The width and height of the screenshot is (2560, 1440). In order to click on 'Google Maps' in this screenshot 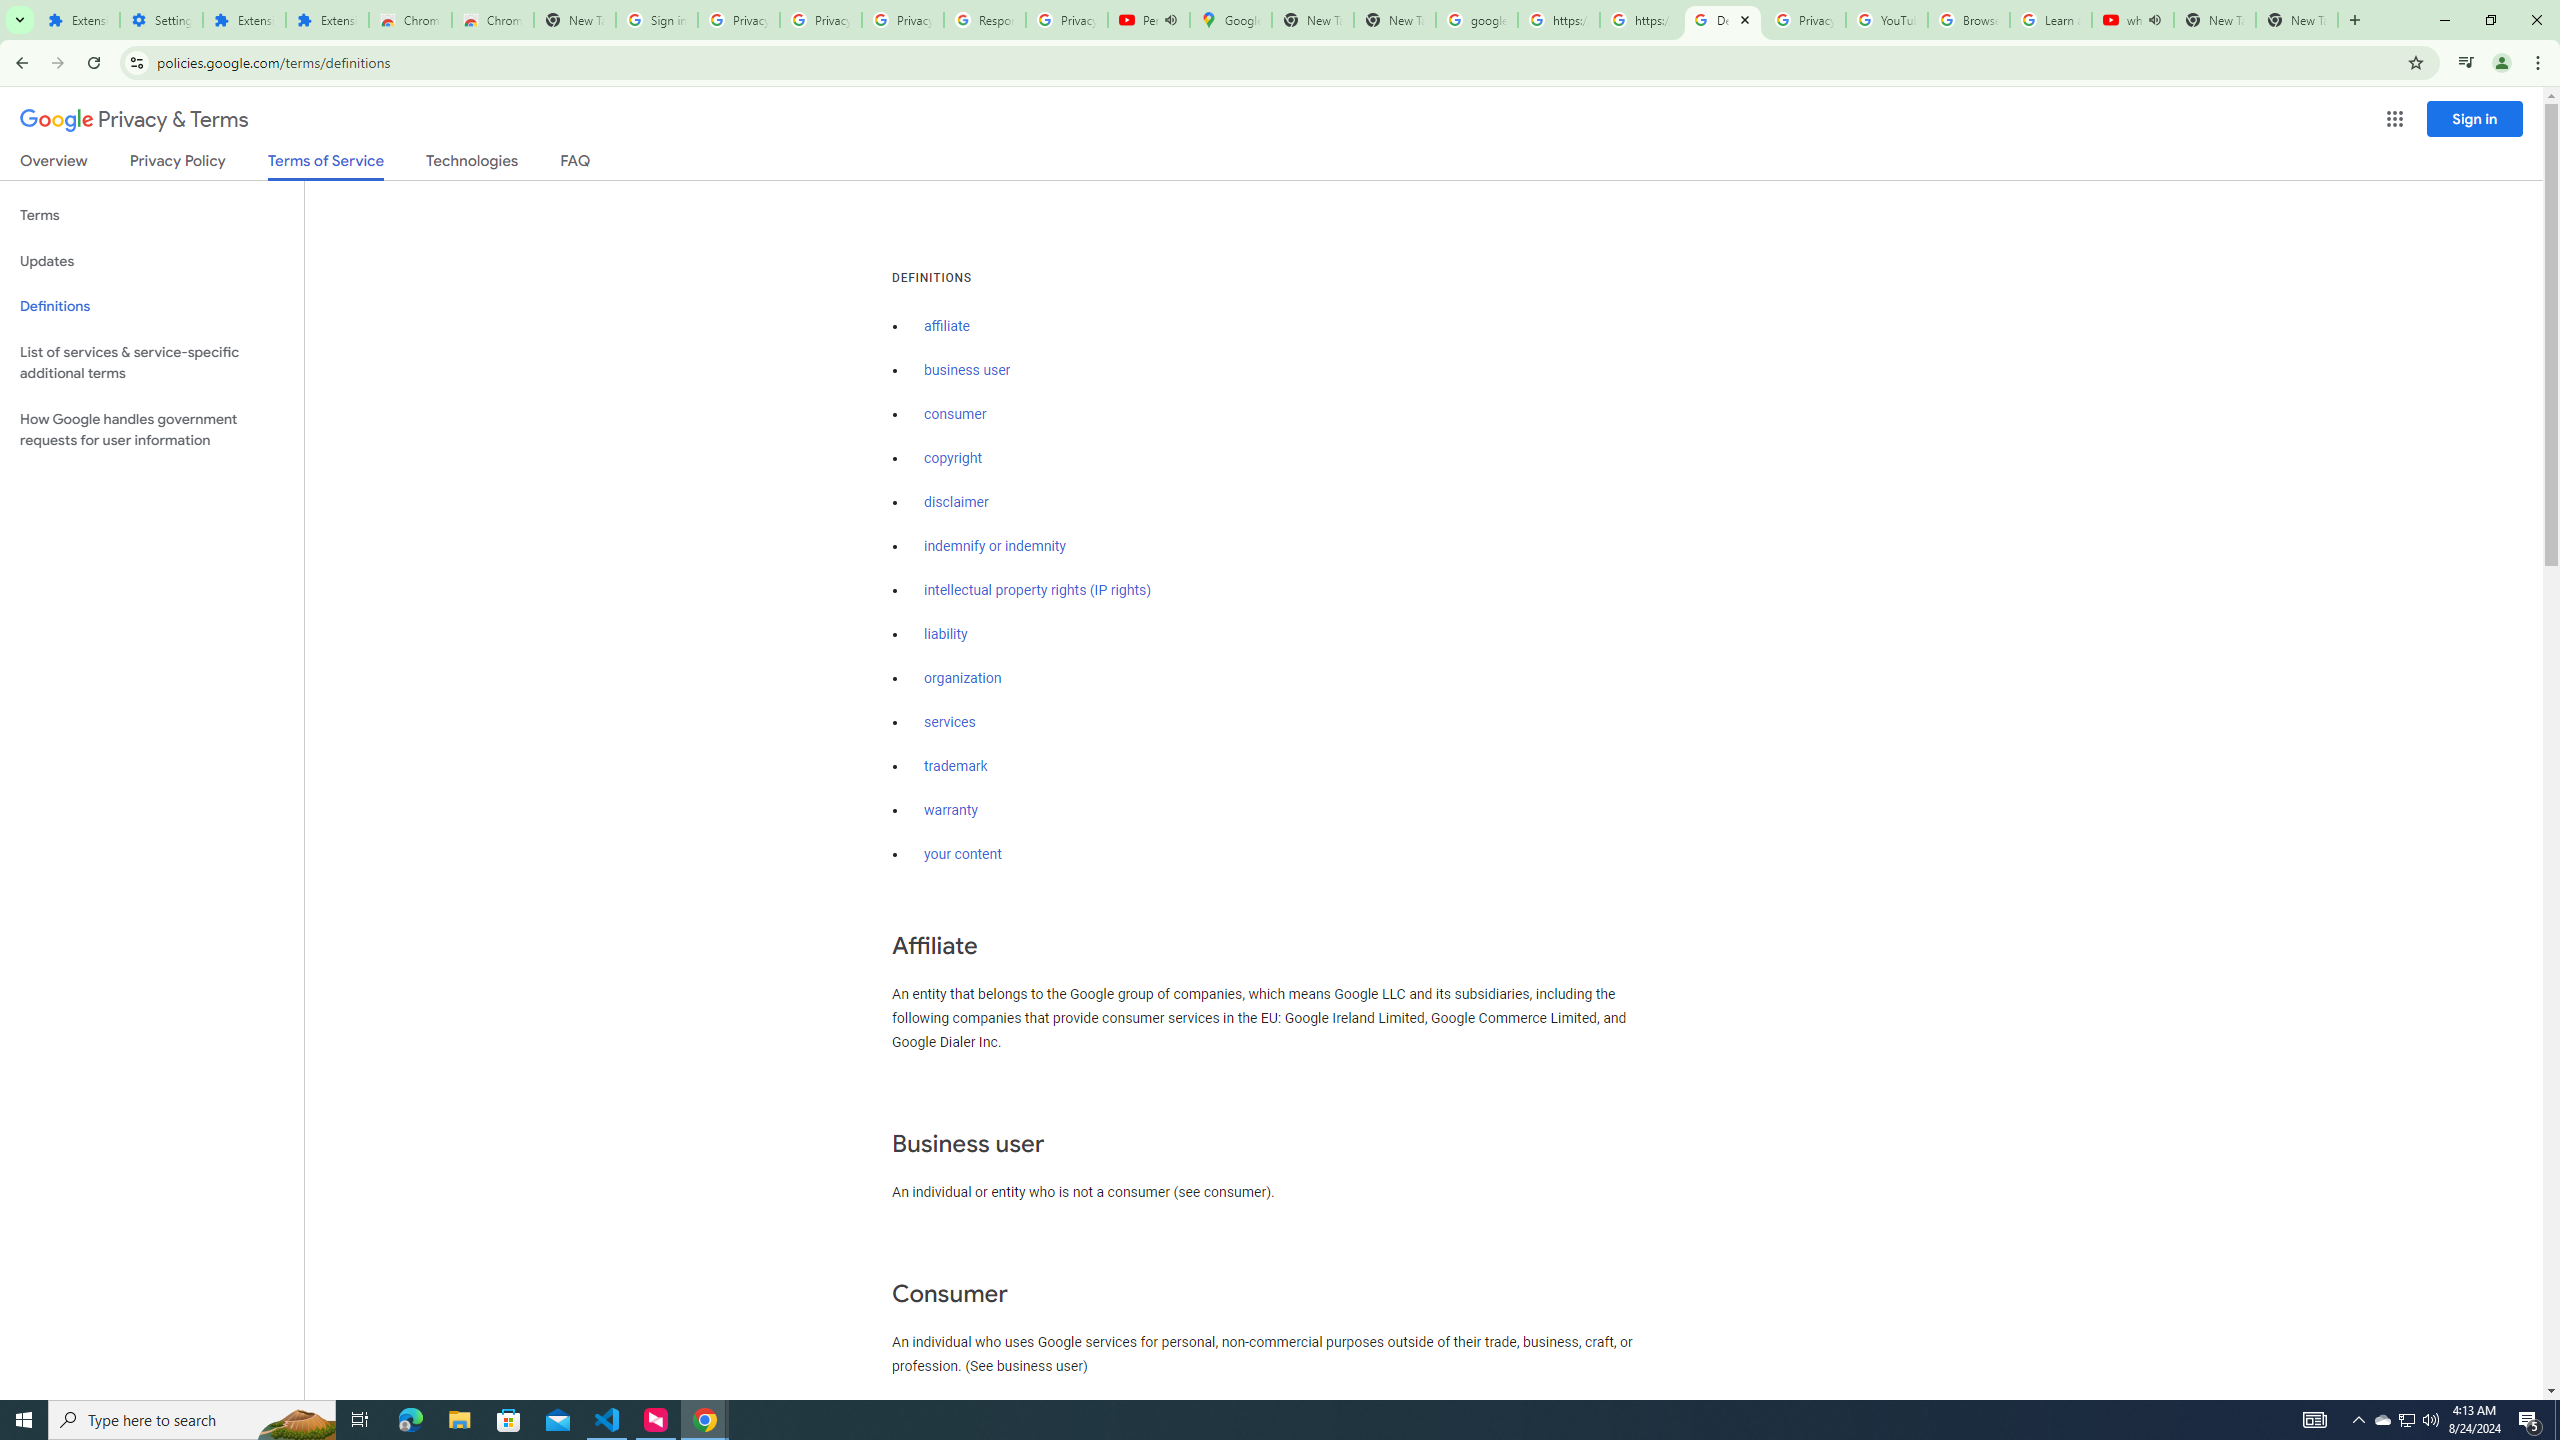, I will do `click(1230, 19)`.